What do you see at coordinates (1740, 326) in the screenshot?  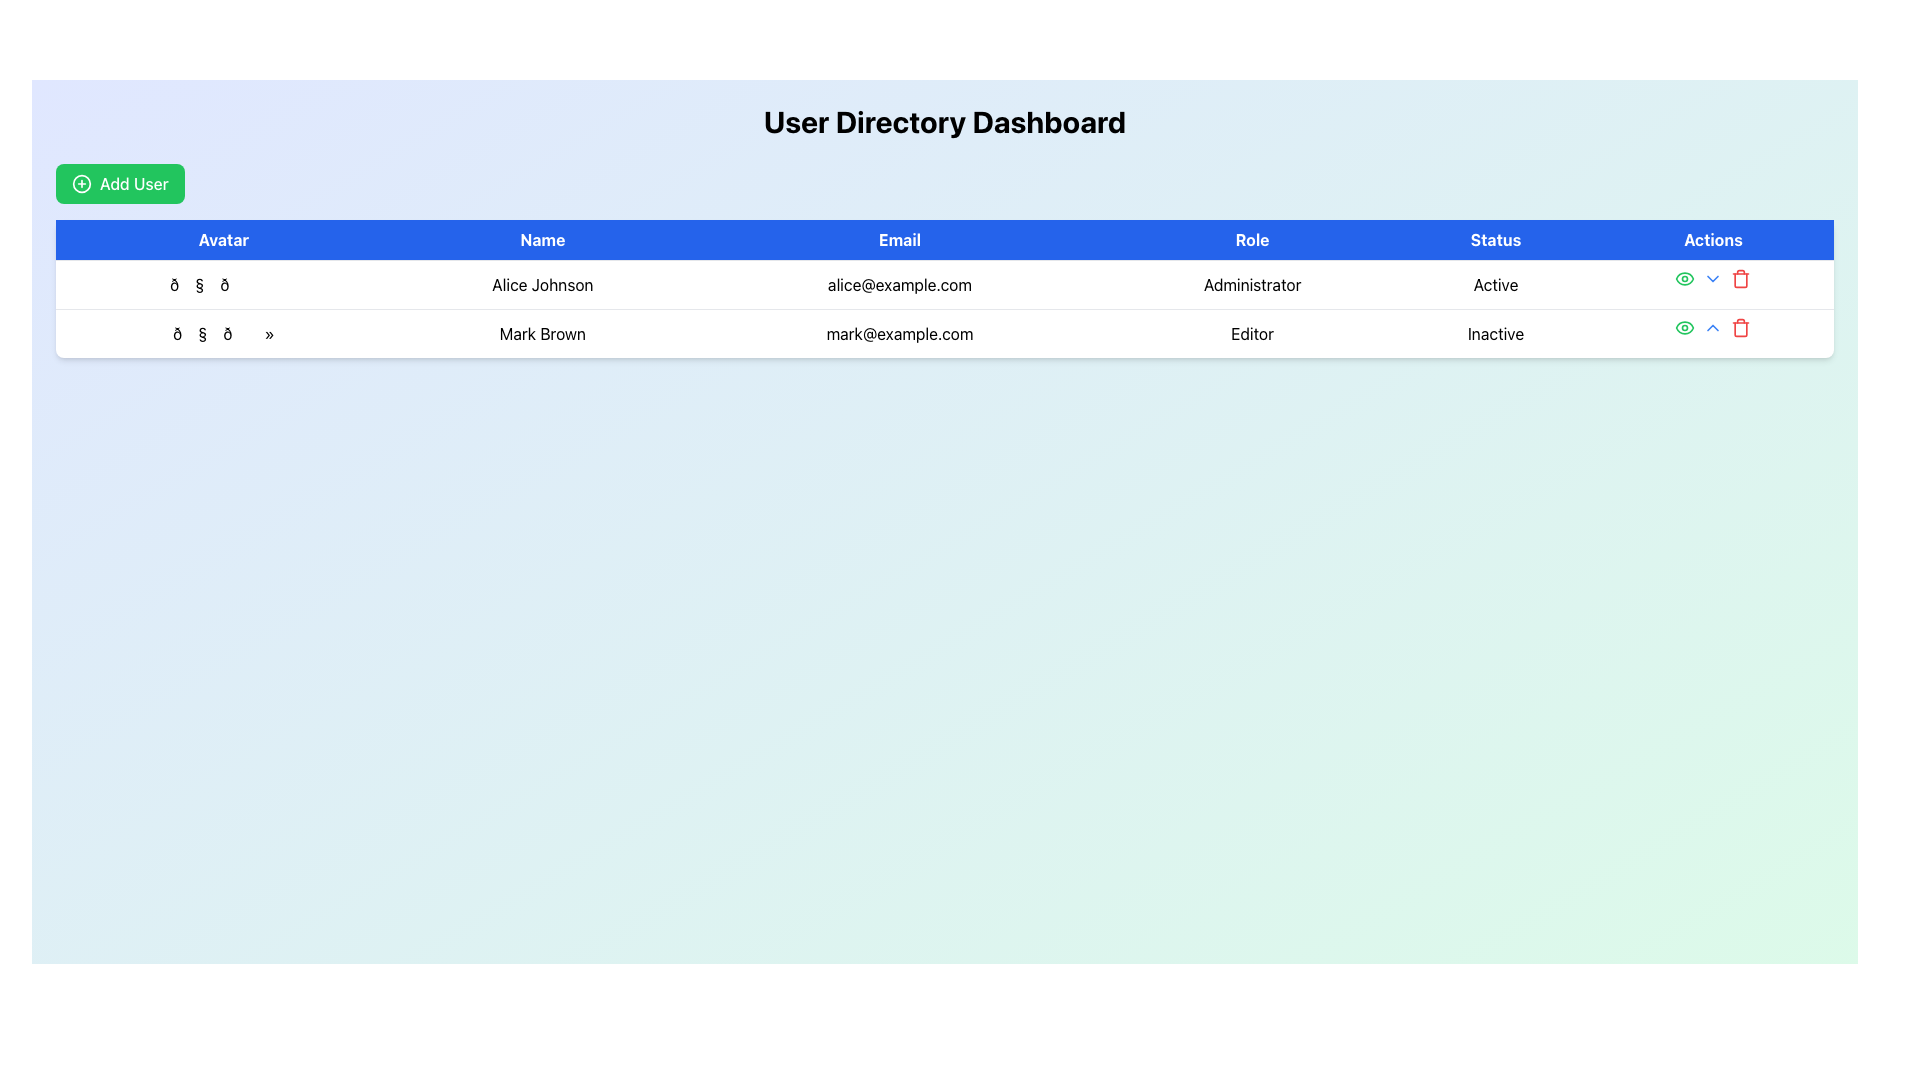 I see `the 'Delete' button icon in the 'Actions' column of the row corresponding to 'Mark Brown', which is the third icon after the 'eye' and 'chevron-up' icons` at bounding box center [1740, 326].